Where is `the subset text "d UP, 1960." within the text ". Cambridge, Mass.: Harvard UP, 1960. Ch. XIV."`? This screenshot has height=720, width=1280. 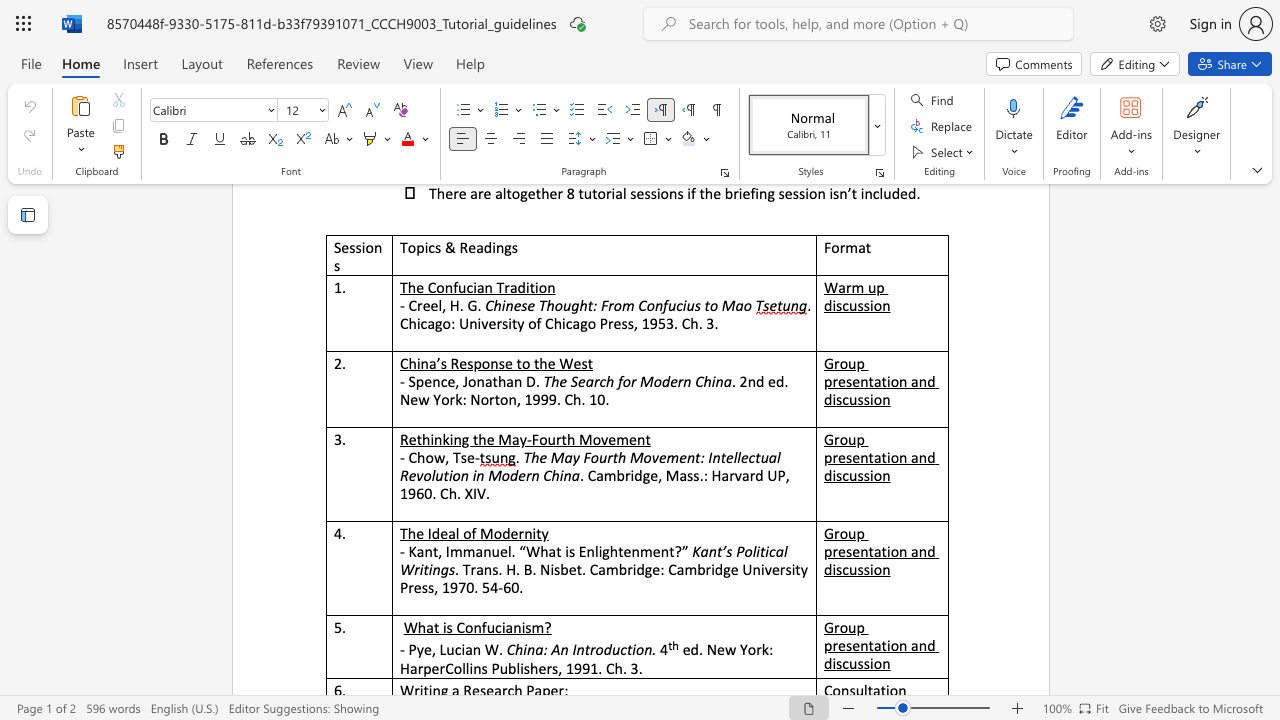 the subset text "d UP, 1960." within the text ". Cambridge, Mass.: Harvard UP, 1960. Ch. XIV." is located at coordinates (754, 475).